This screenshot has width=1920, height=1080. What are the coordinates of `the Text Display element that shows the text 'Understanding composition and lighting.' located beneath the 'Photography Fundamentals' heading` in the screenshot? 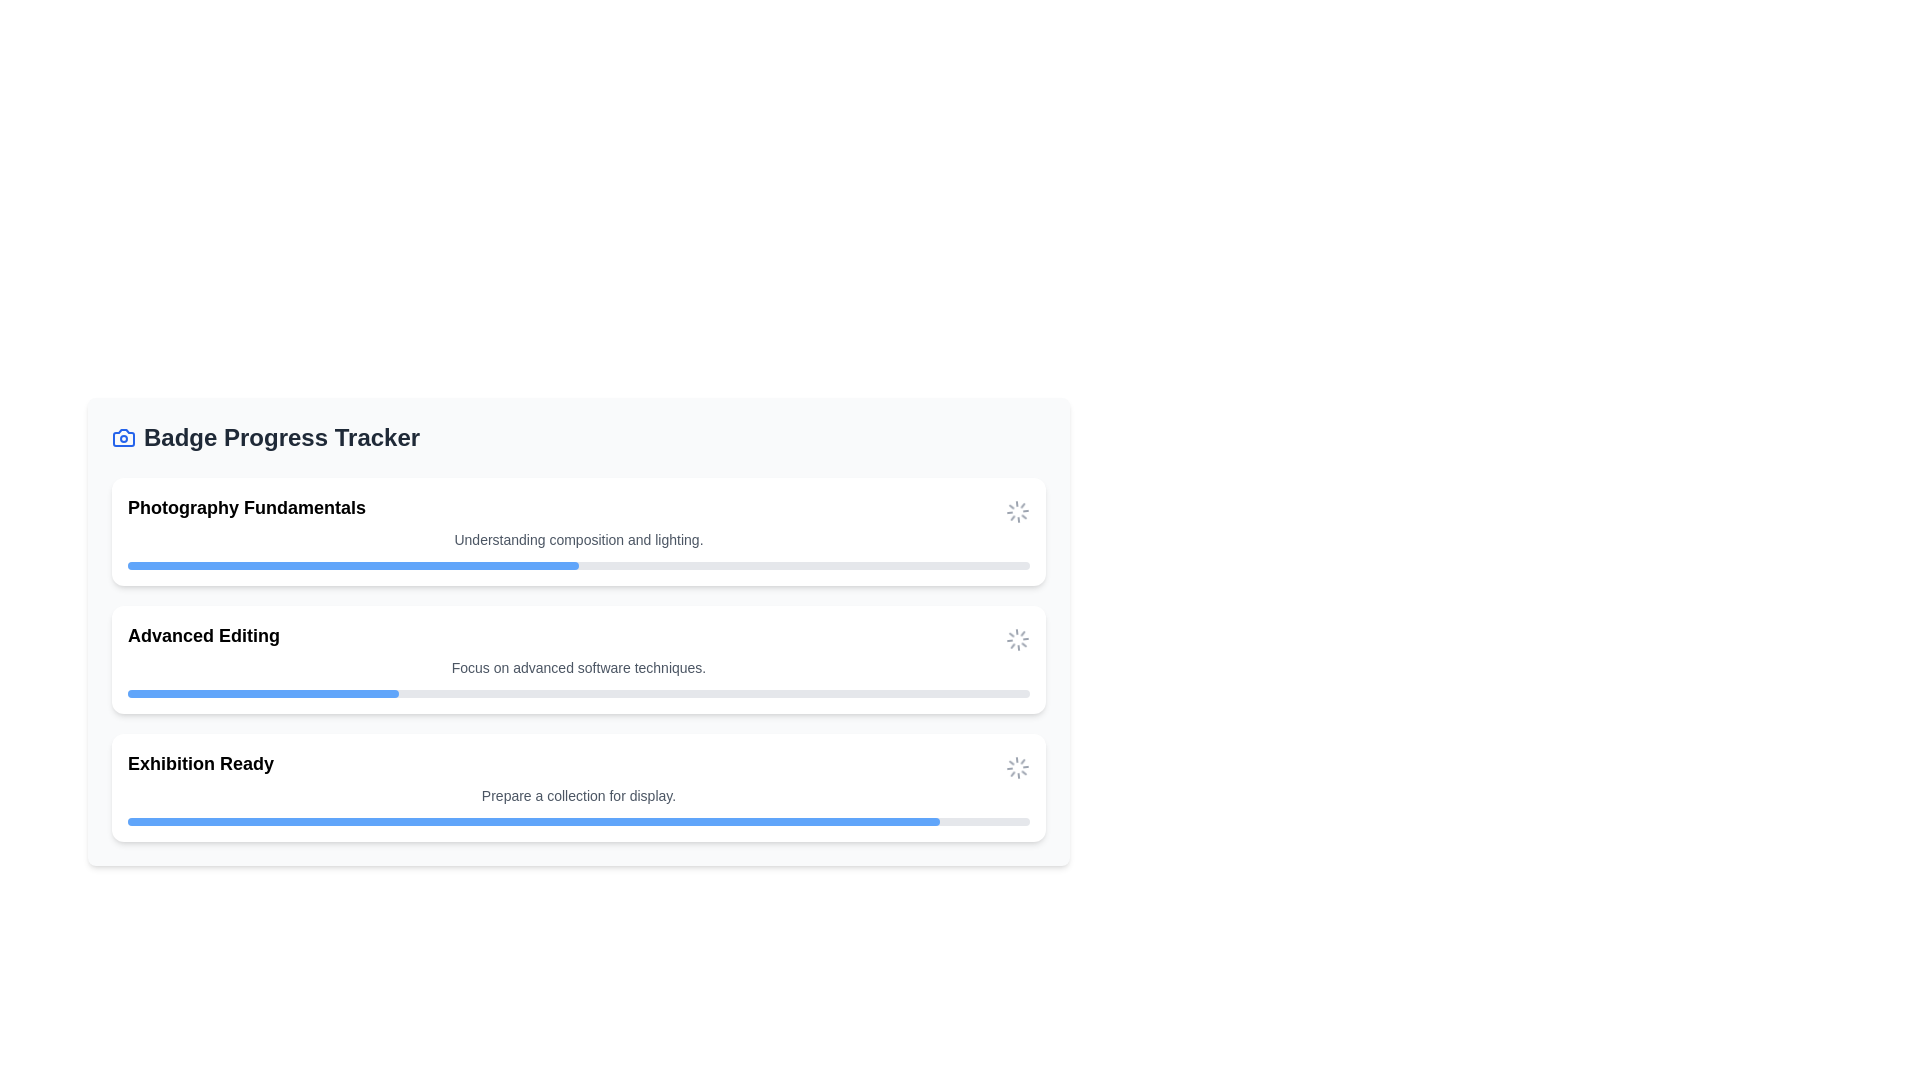 It's located at (578, 540).